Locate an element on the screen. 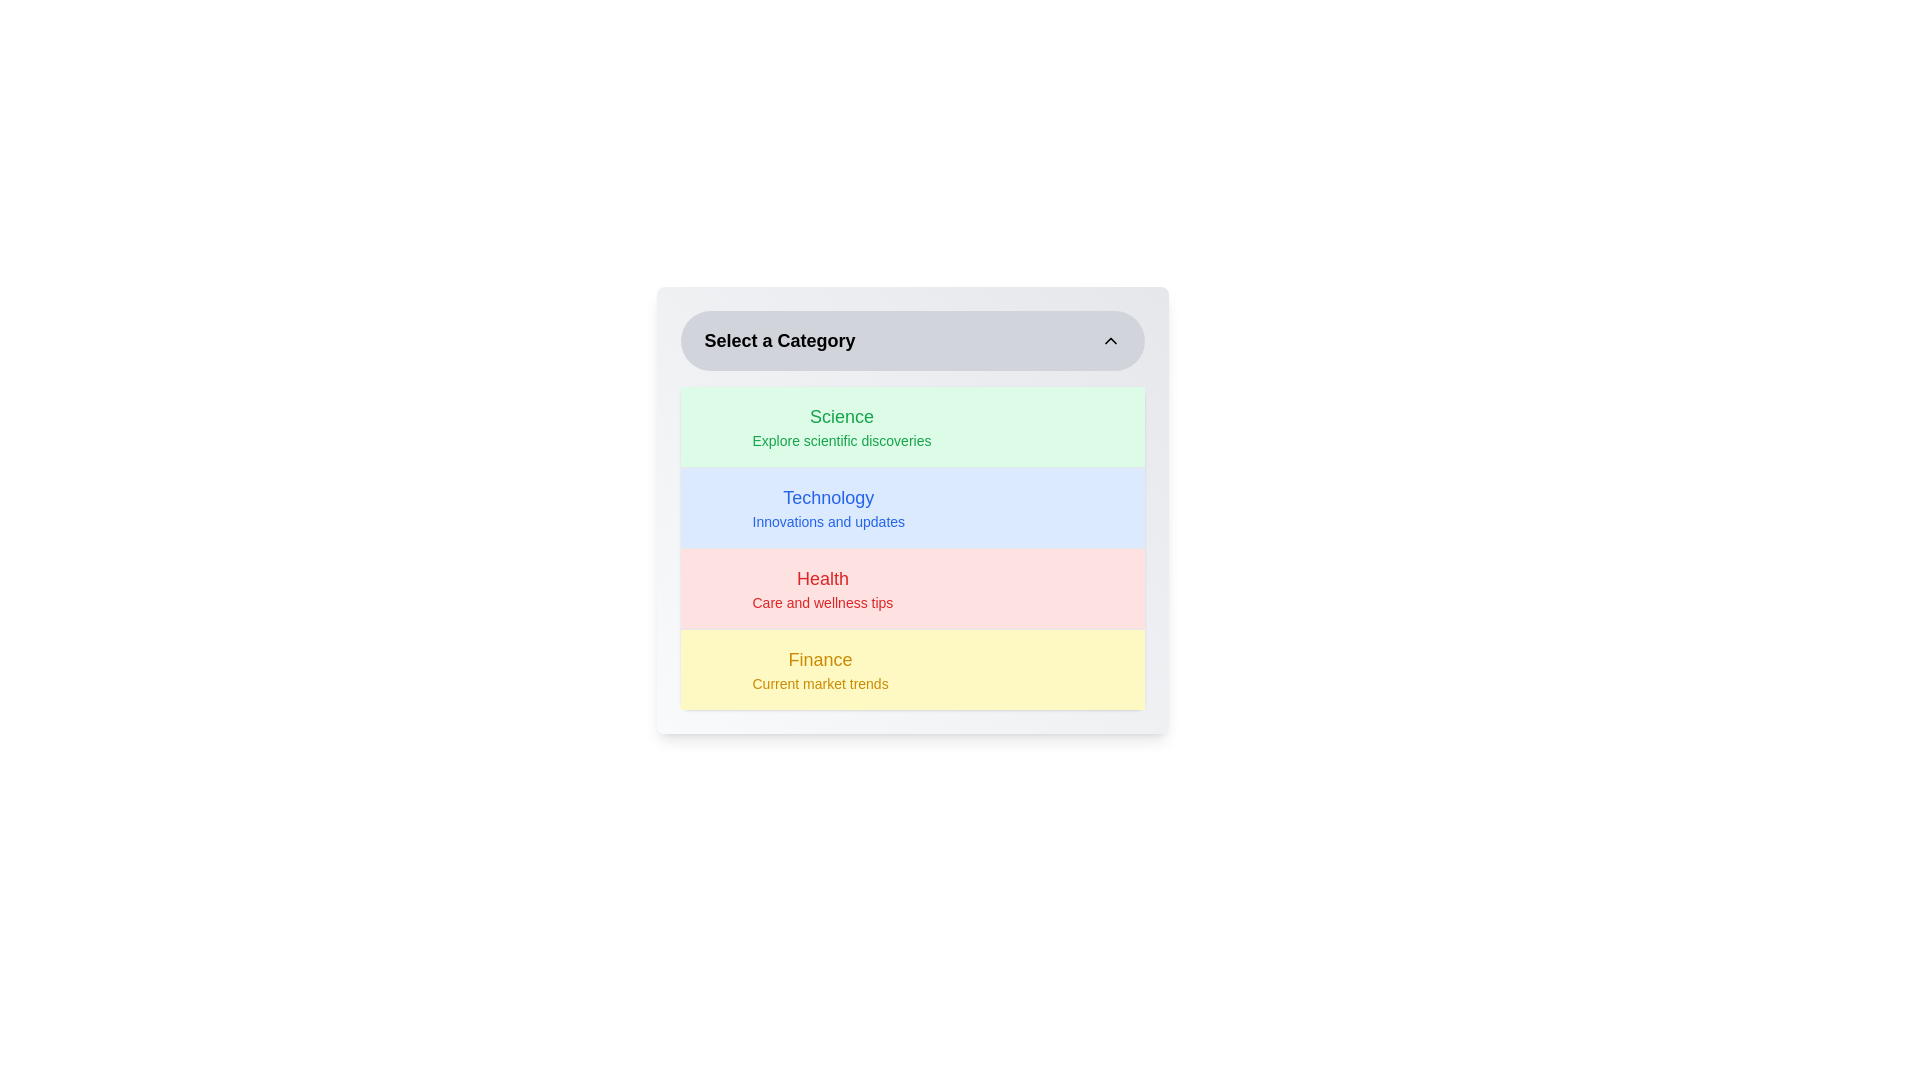 Image resolution: width=1920 pixels, height=1080 pixels. the category Science from the list is located at coordinates (911, 426).